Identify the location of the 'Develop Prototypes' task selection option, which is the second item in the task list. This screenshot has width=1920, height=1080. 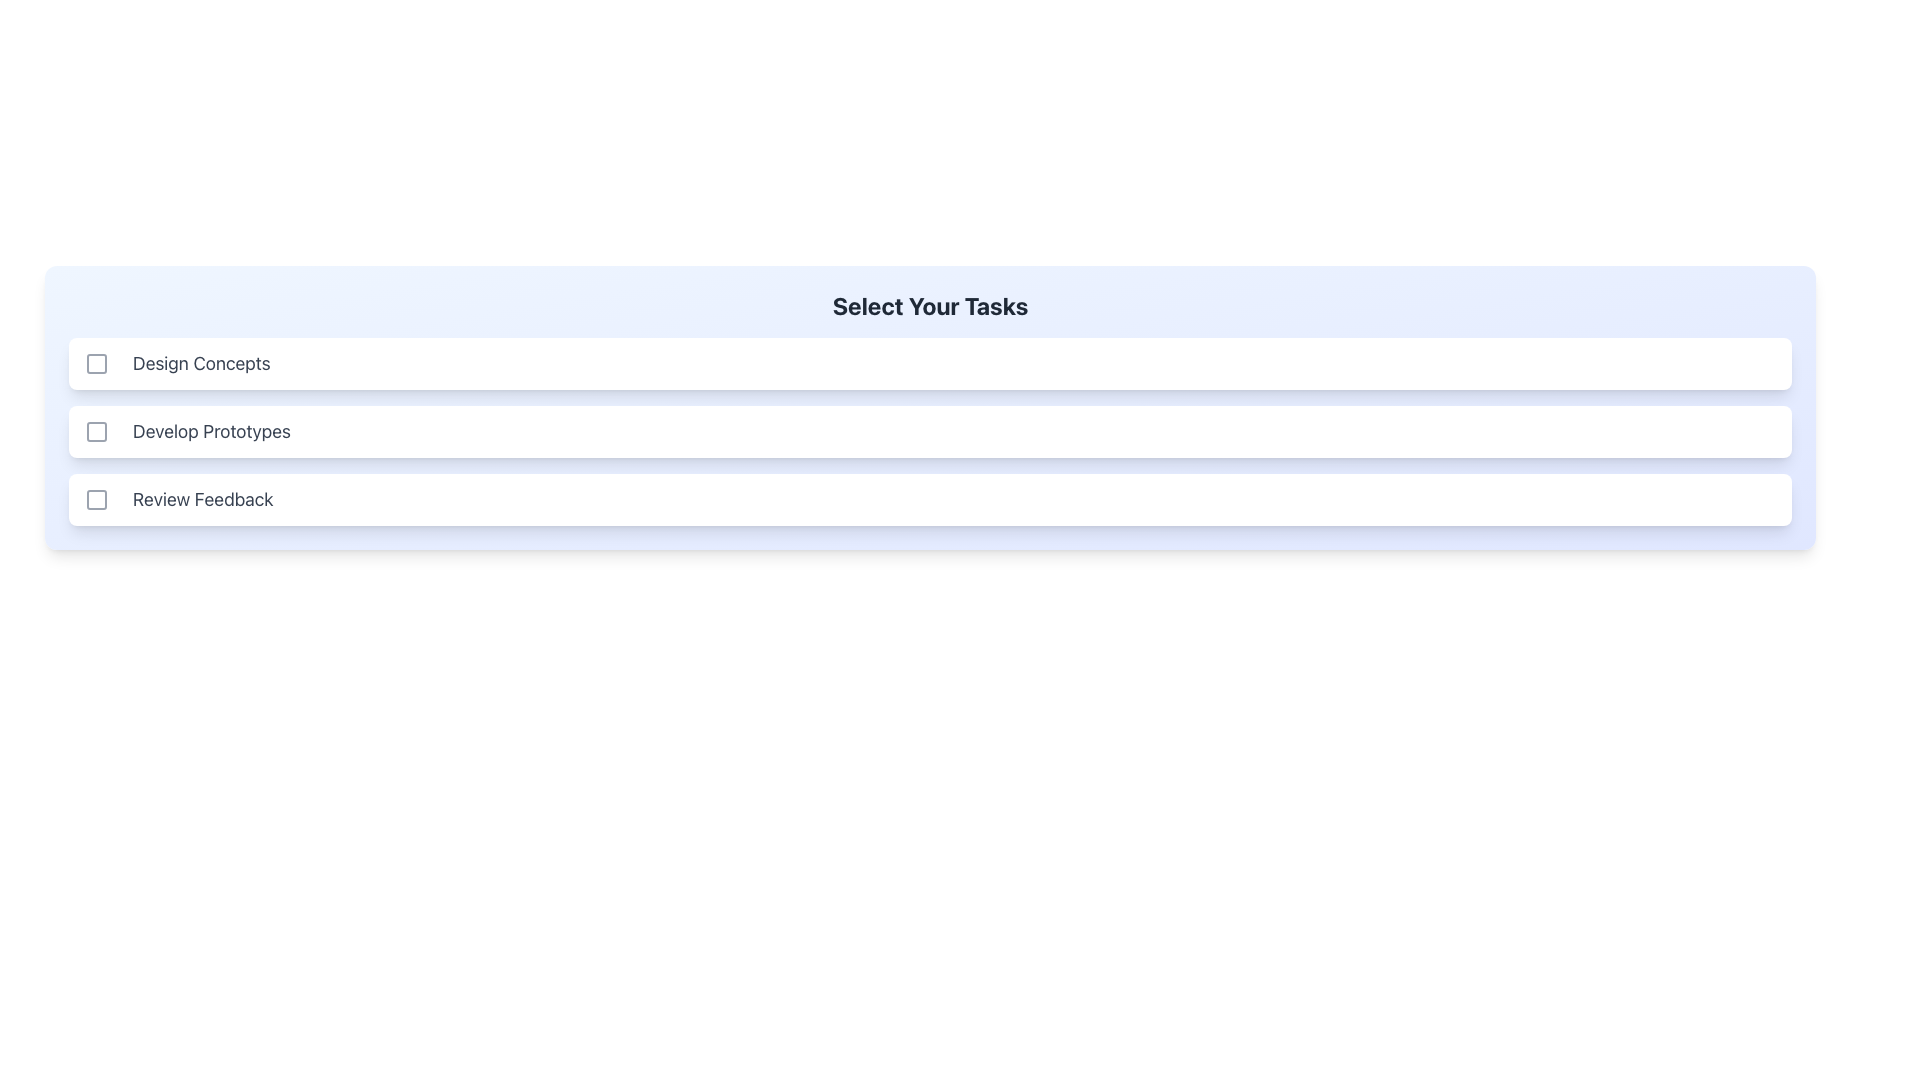
(929, 431).